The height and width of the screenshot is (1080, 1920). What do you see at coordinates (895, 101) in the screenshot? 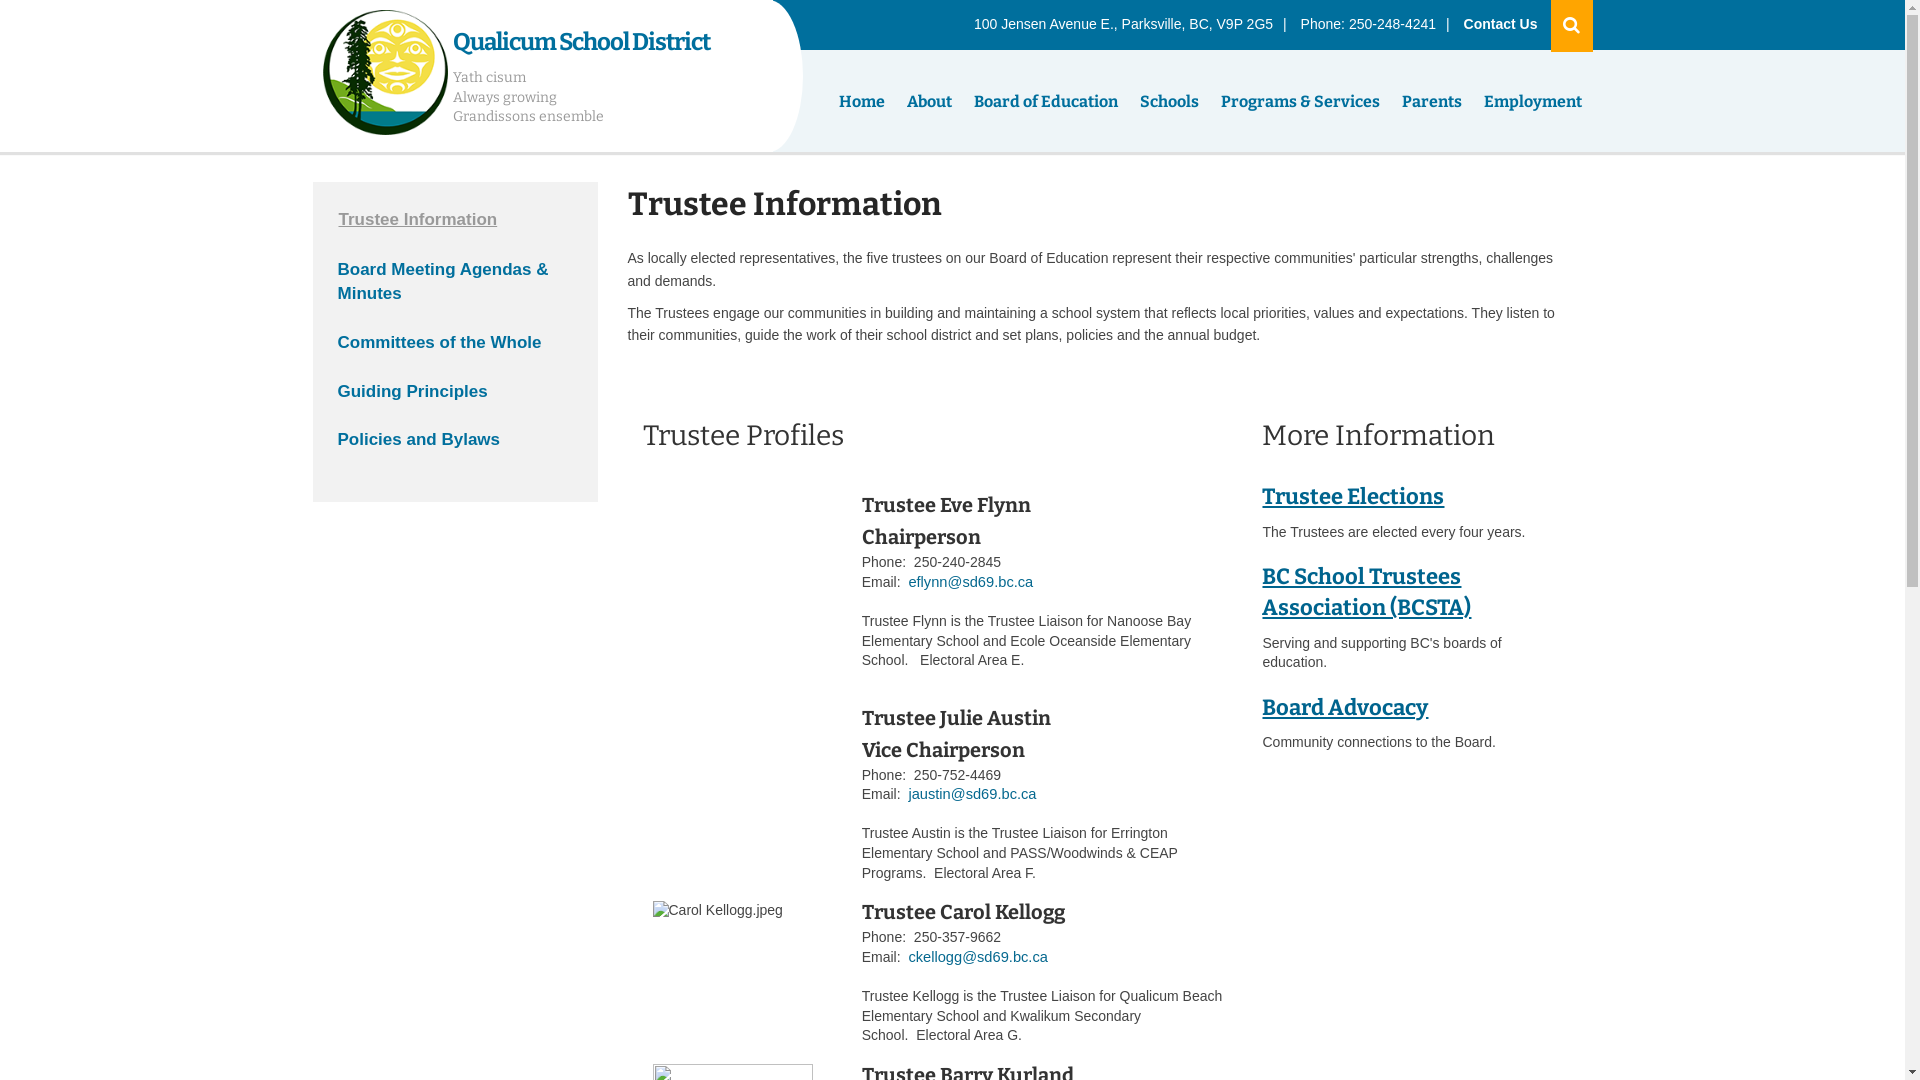
I see `'About'` at bounding box center [895, 101].